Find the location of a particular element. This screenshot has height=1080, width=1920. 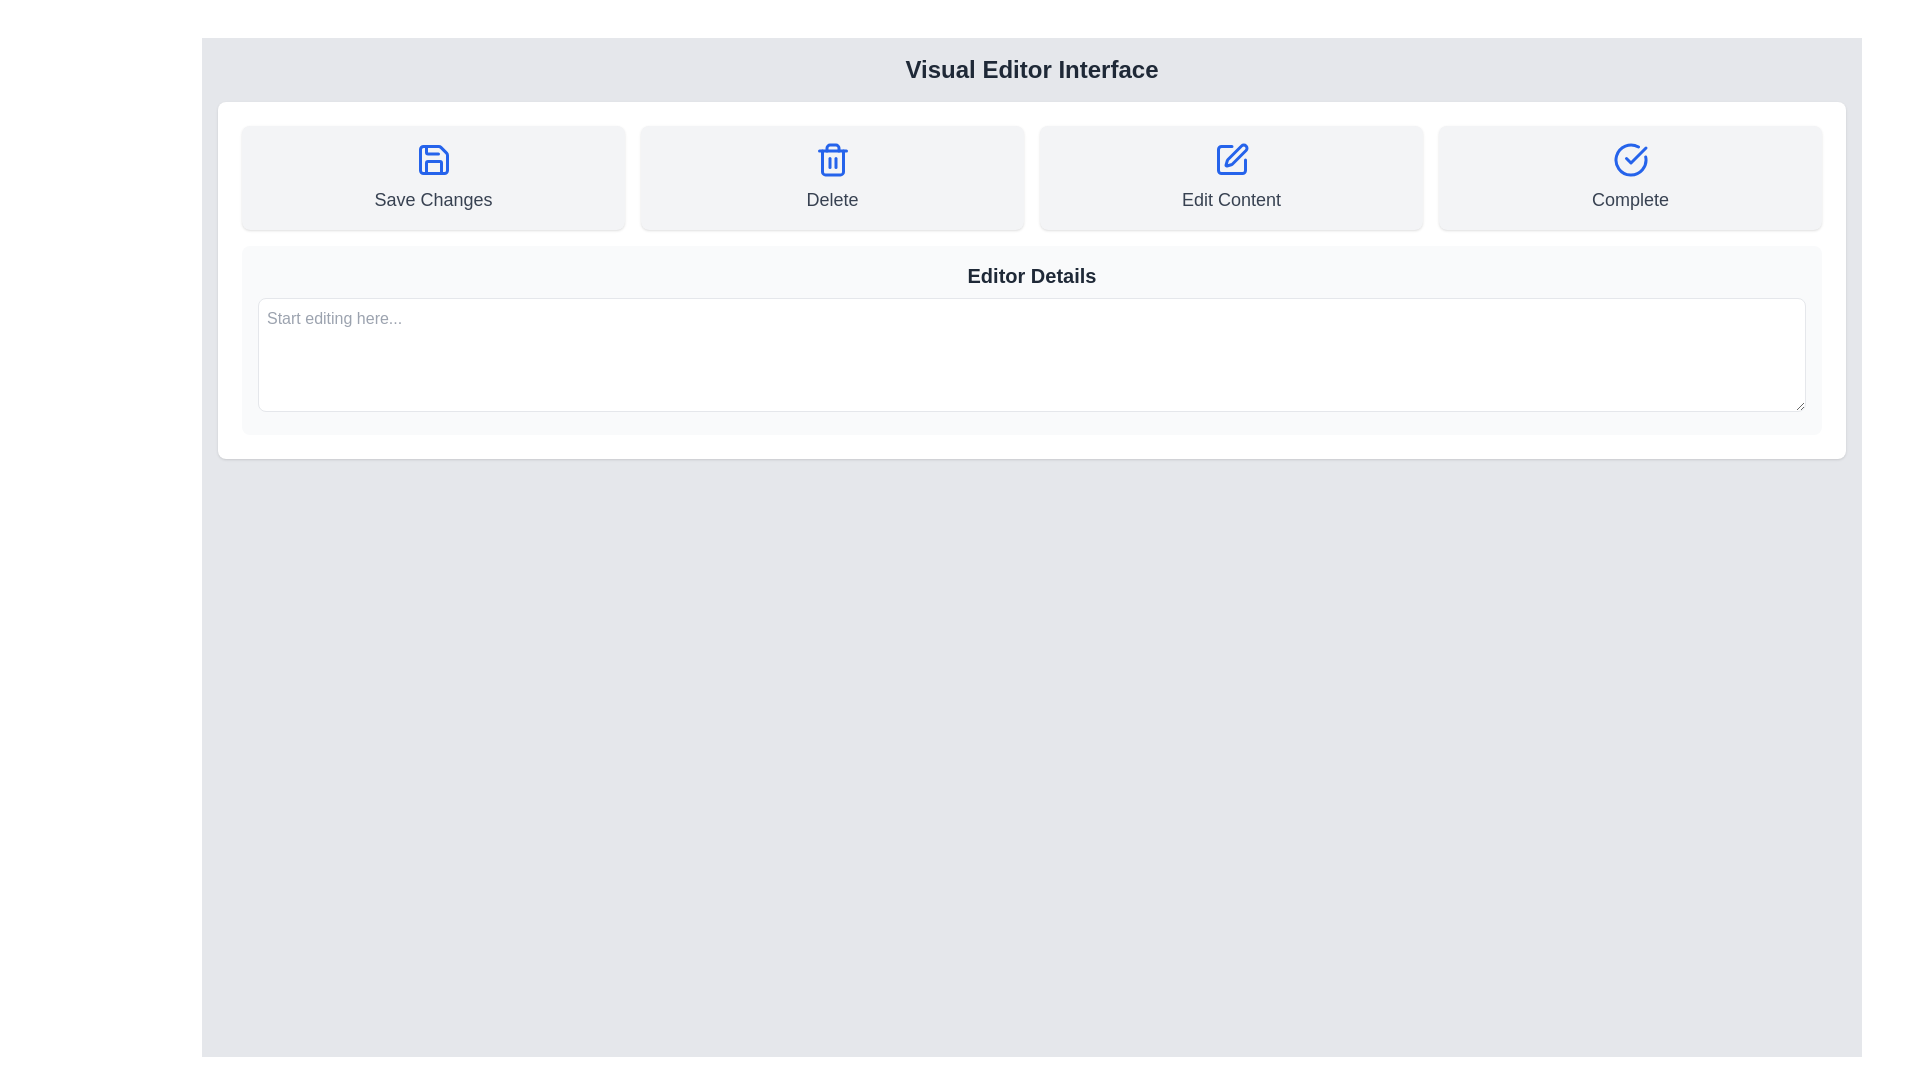

the 'Save Changes' button represented by the SVG save icon, which is located at the leftmost side of the top row of buttons in the interface is located at coordinates (432, 166).